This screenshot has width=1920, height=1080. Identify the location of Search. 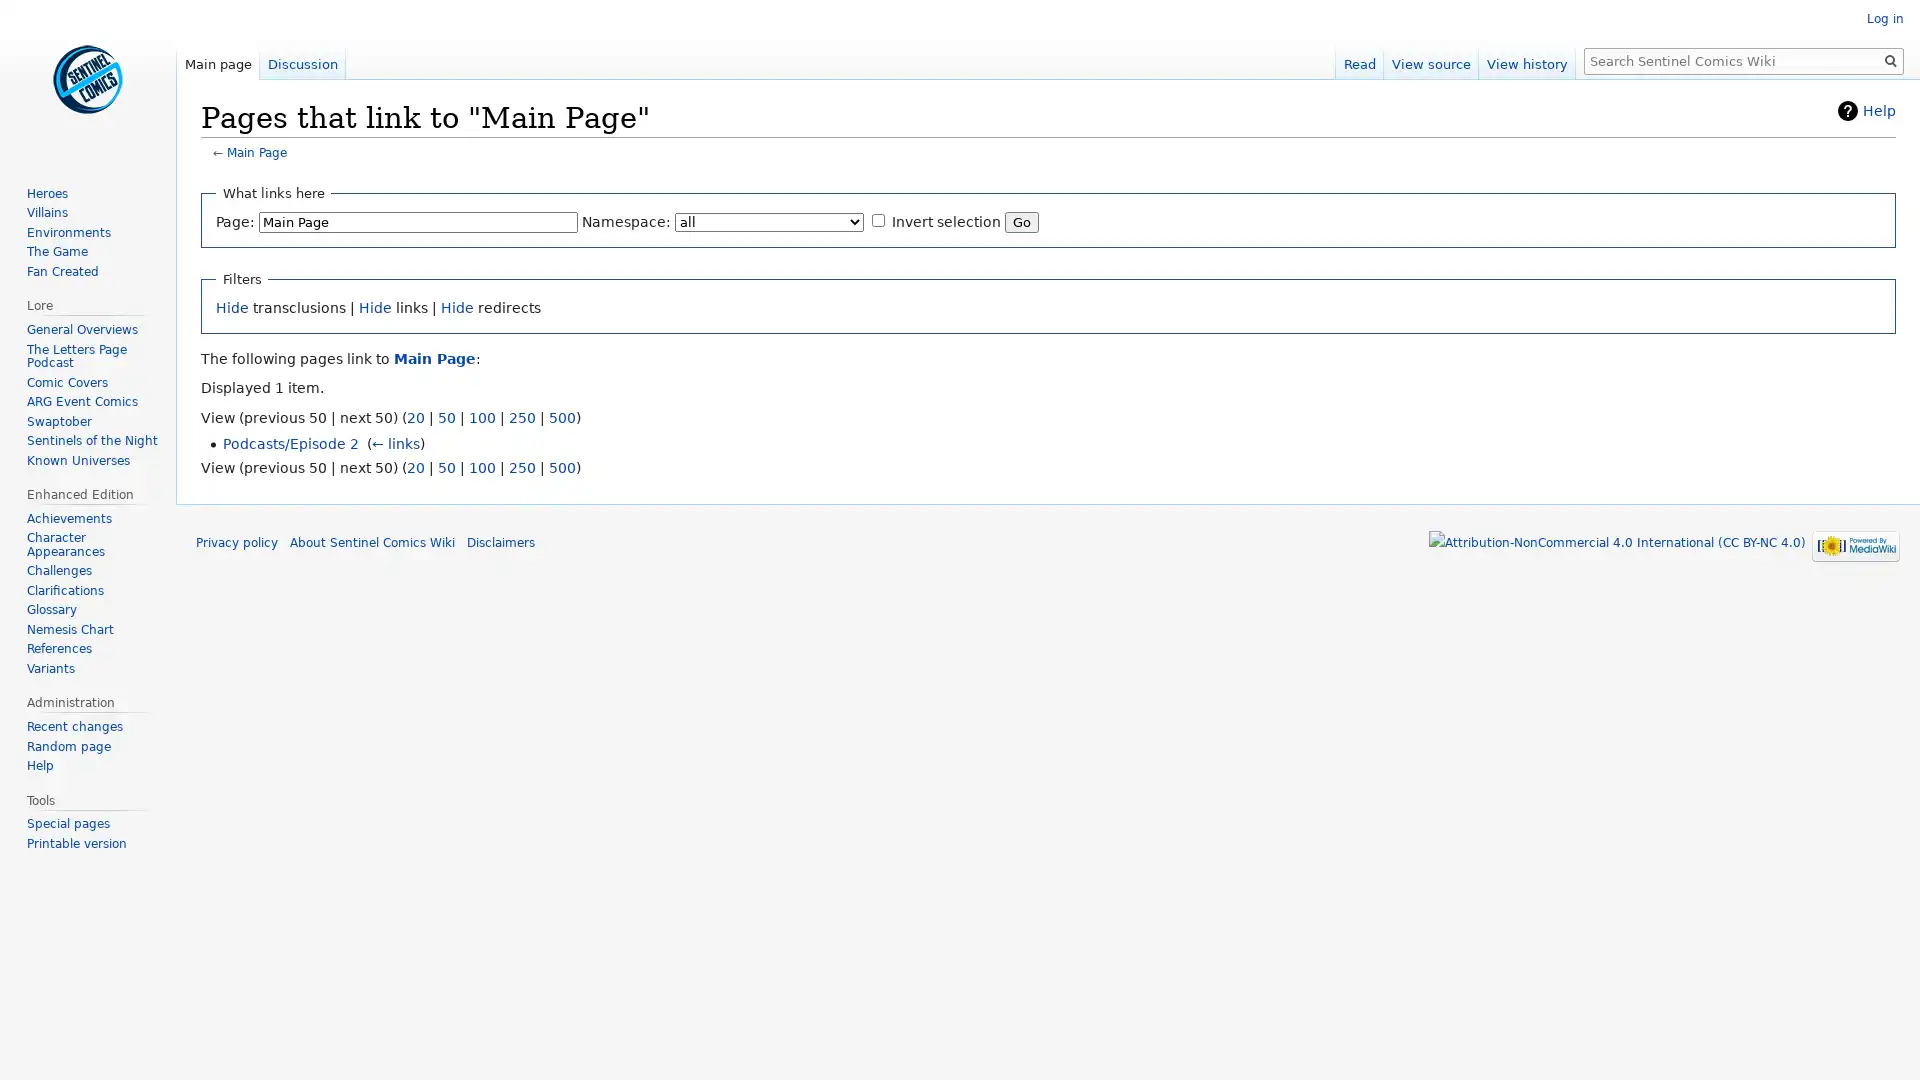
(1890, 60).